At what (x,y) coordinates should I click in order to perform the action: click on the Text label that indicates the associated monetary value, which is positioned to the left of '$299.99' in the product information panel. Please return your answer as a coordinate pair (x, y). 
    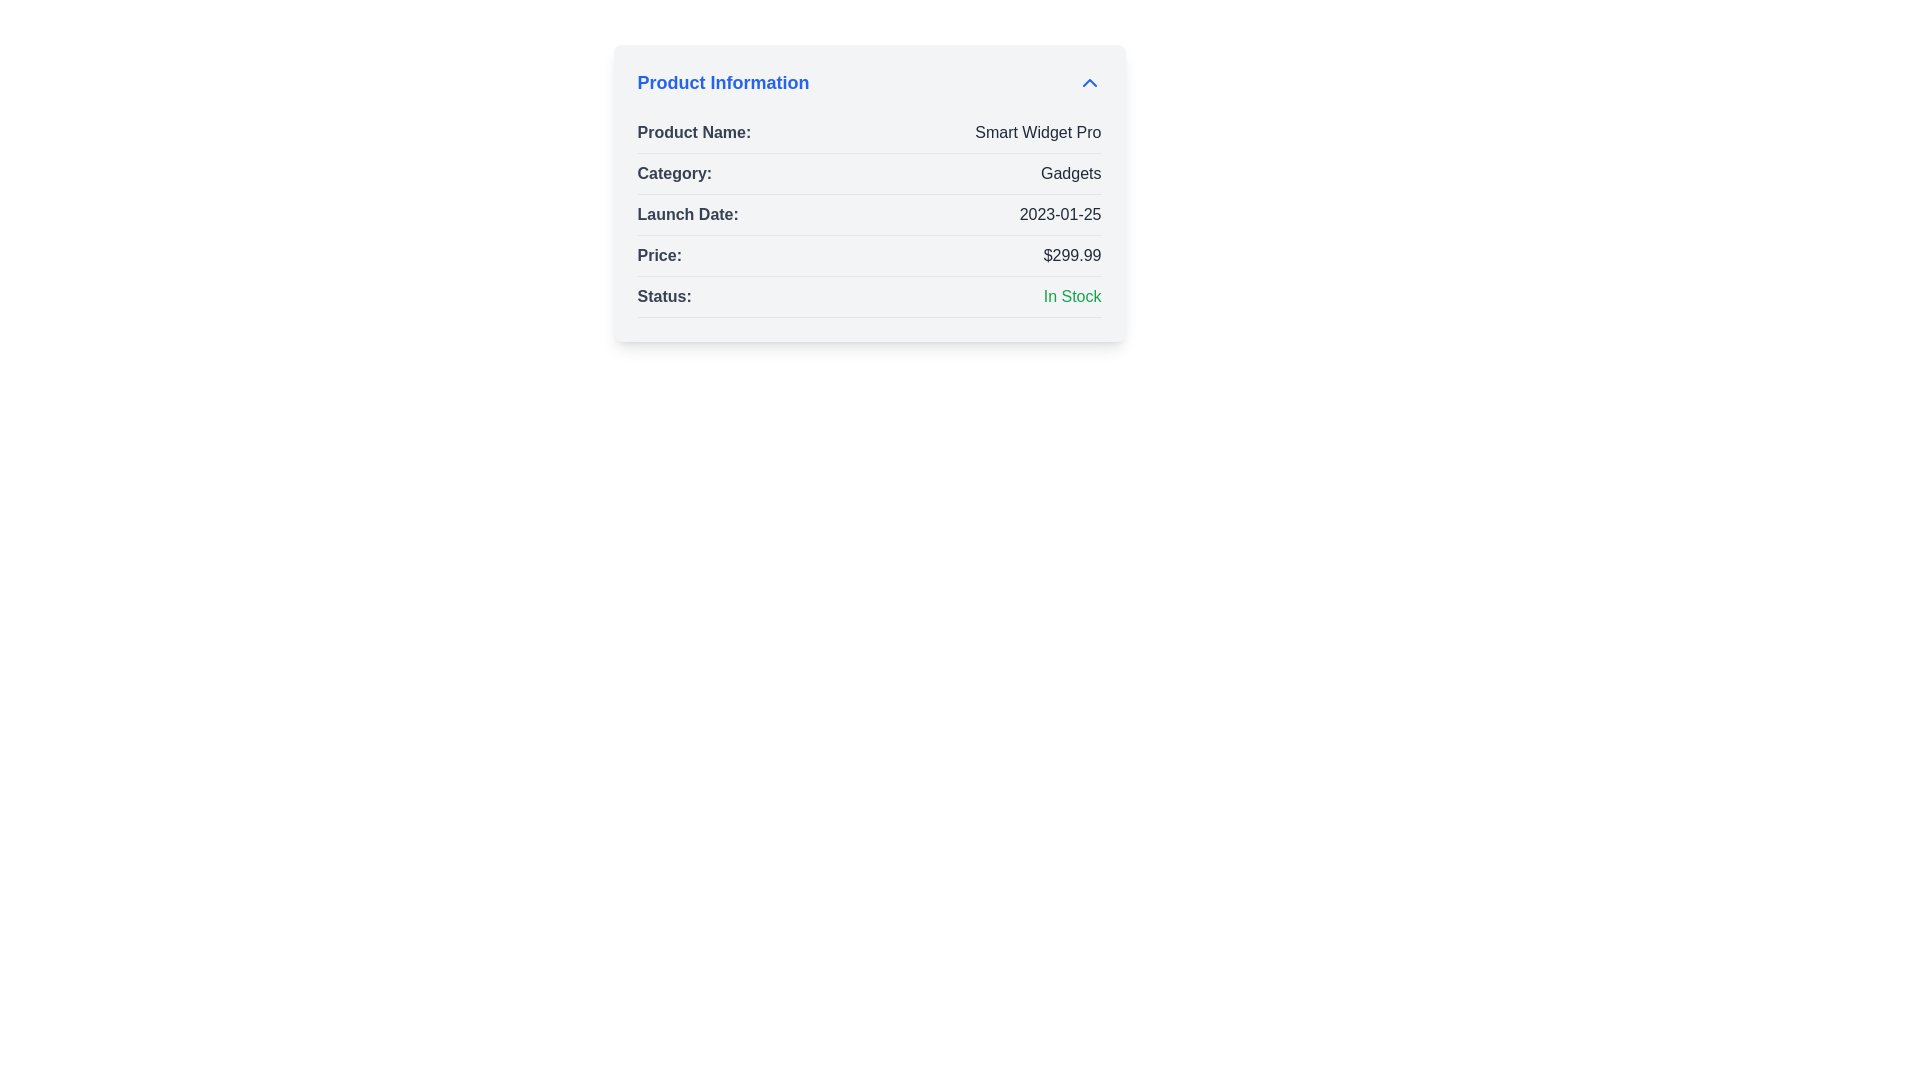
    Looking at the image, I should click on (659, 254).